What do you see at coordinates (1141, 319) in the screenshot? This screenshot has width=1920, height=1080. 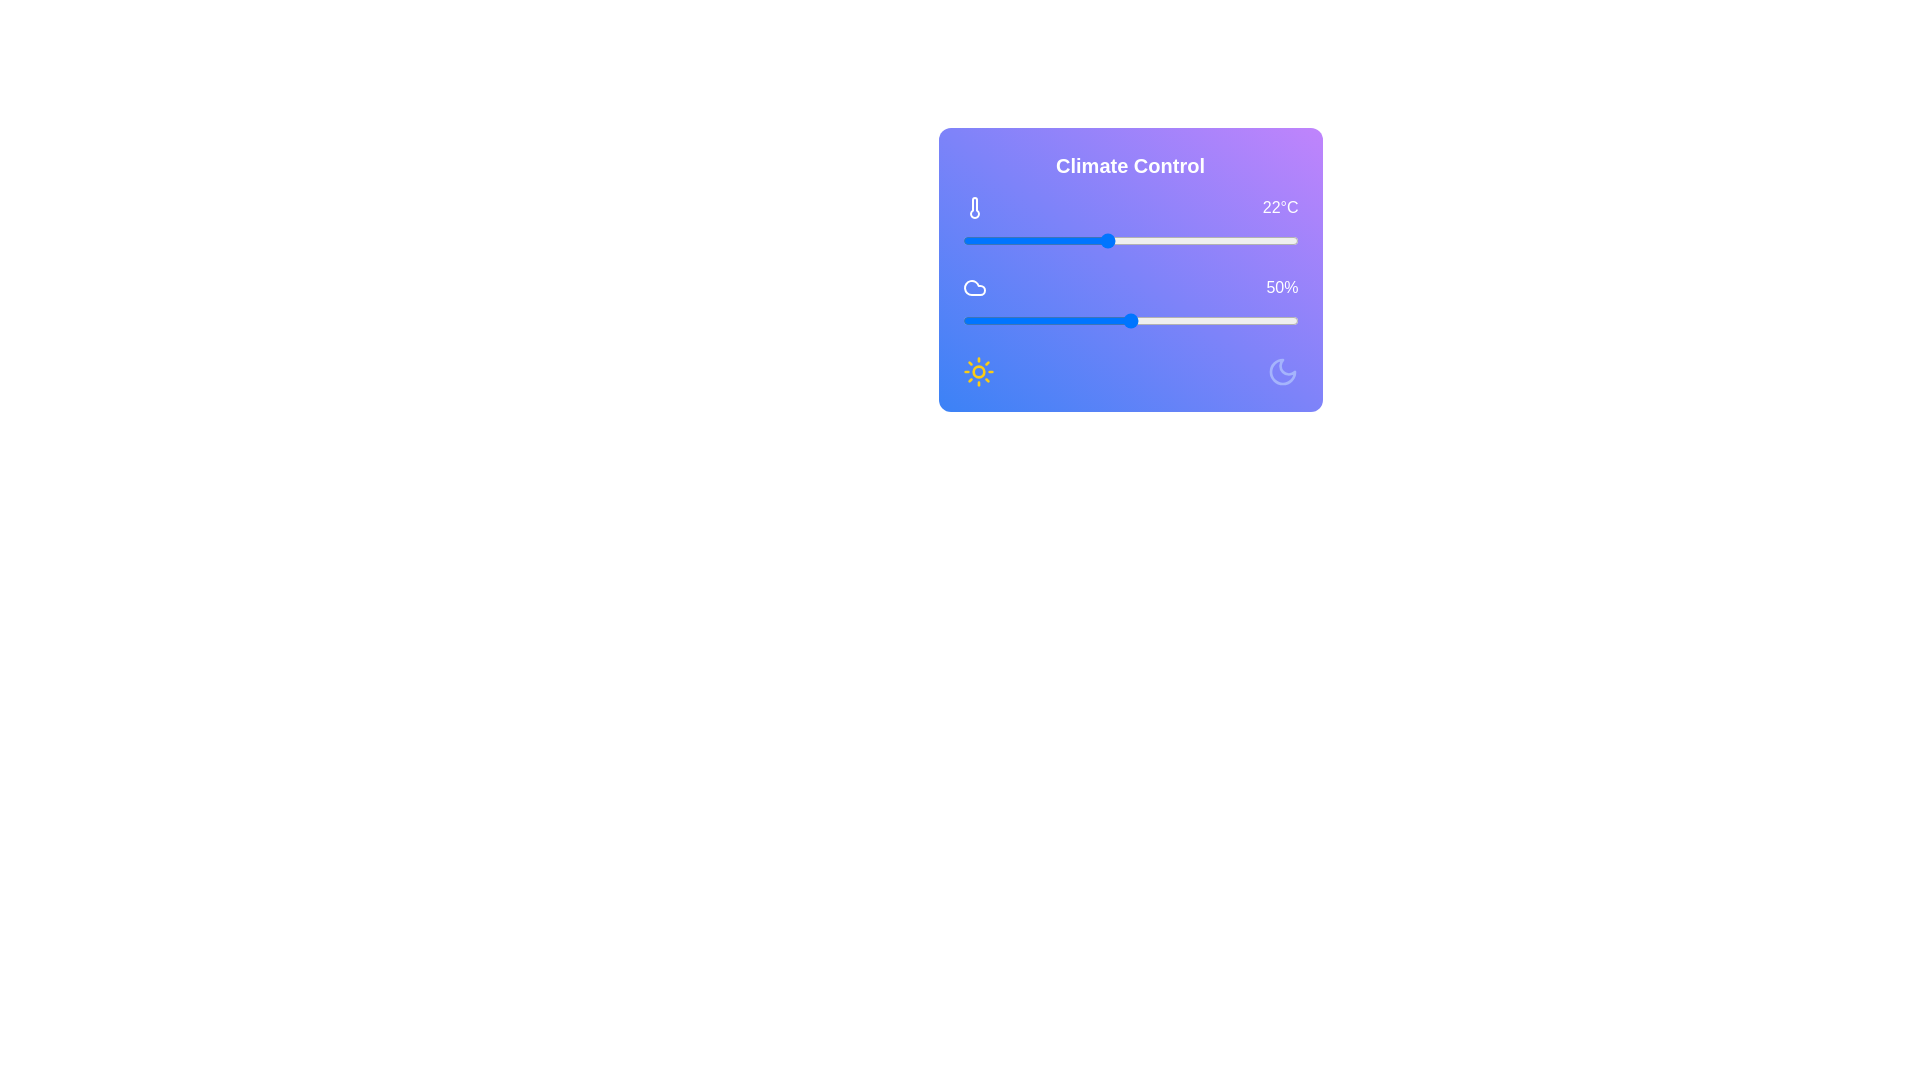 I see `the slider value` at bounding box center [1141, 319].